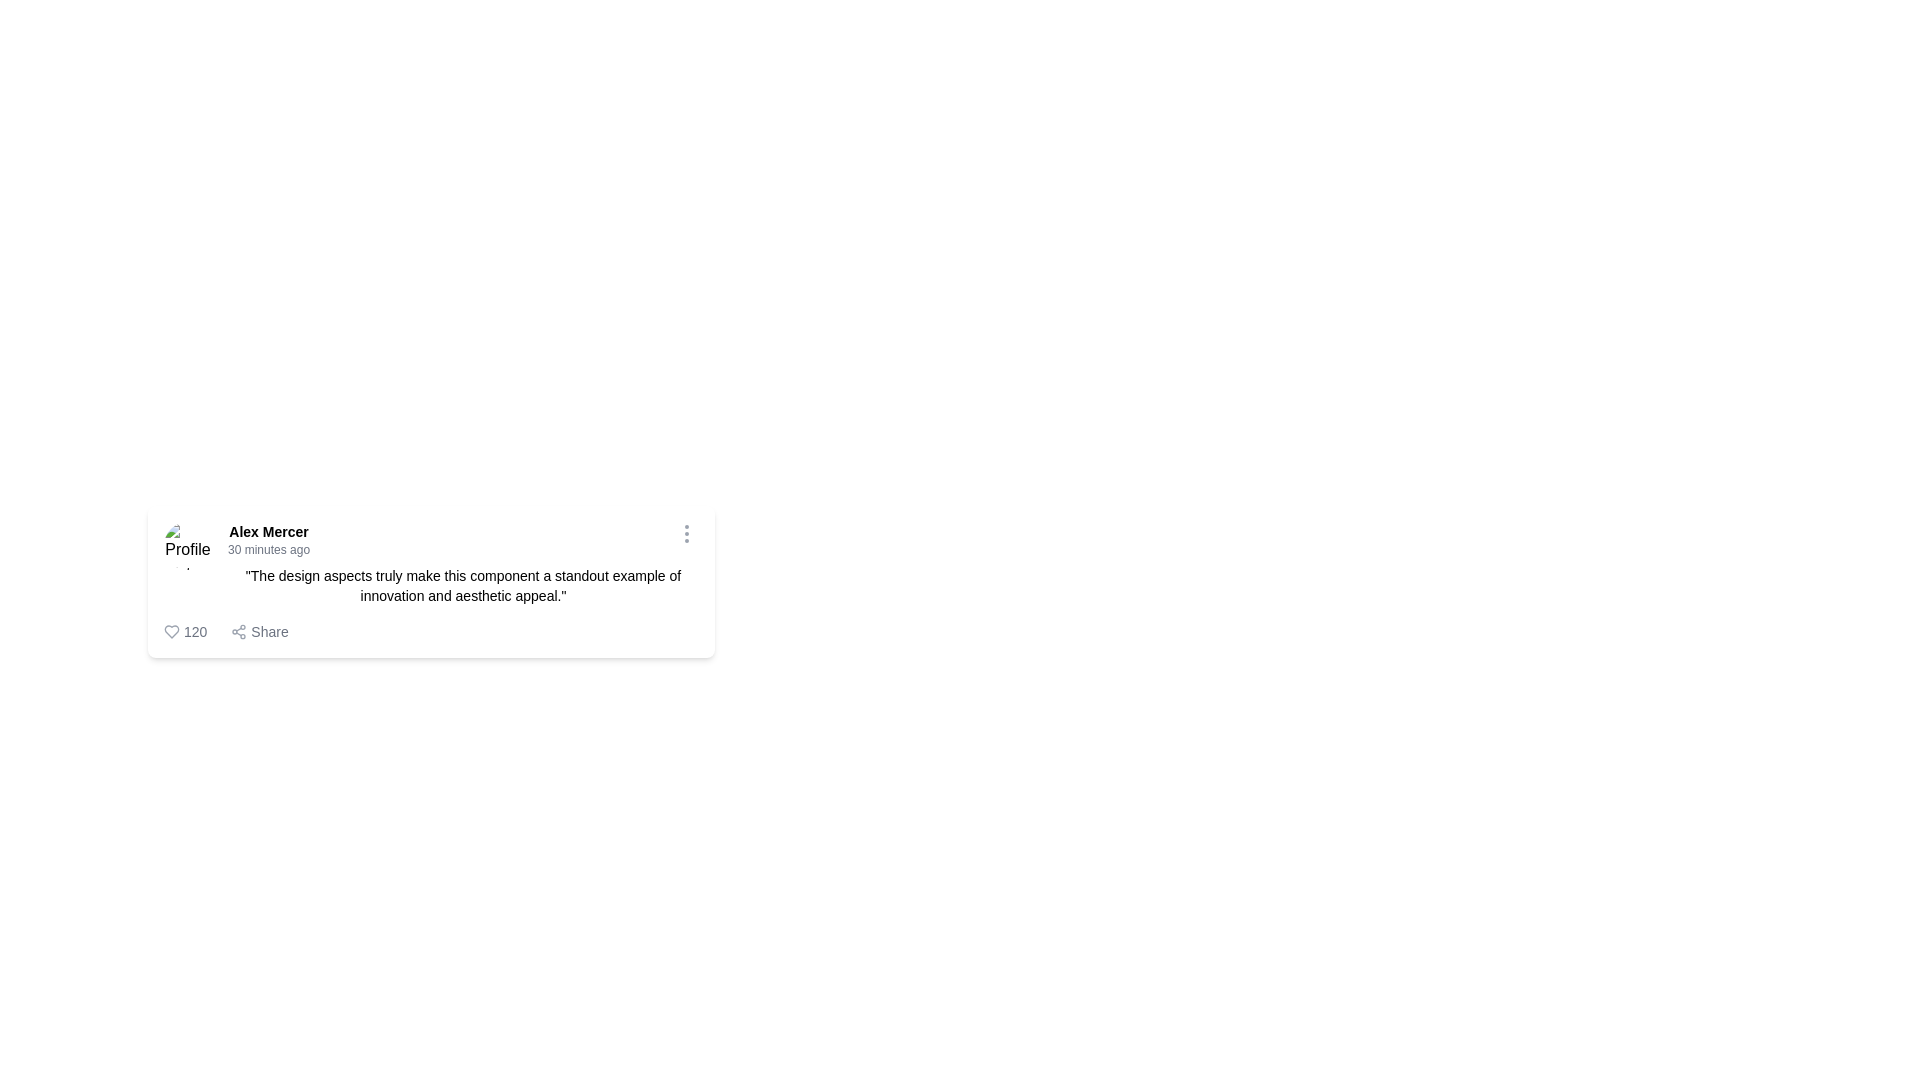  I want to click on the user profile image displayed on the far left of the post, which serves as a user identifier, so click(187, 546).